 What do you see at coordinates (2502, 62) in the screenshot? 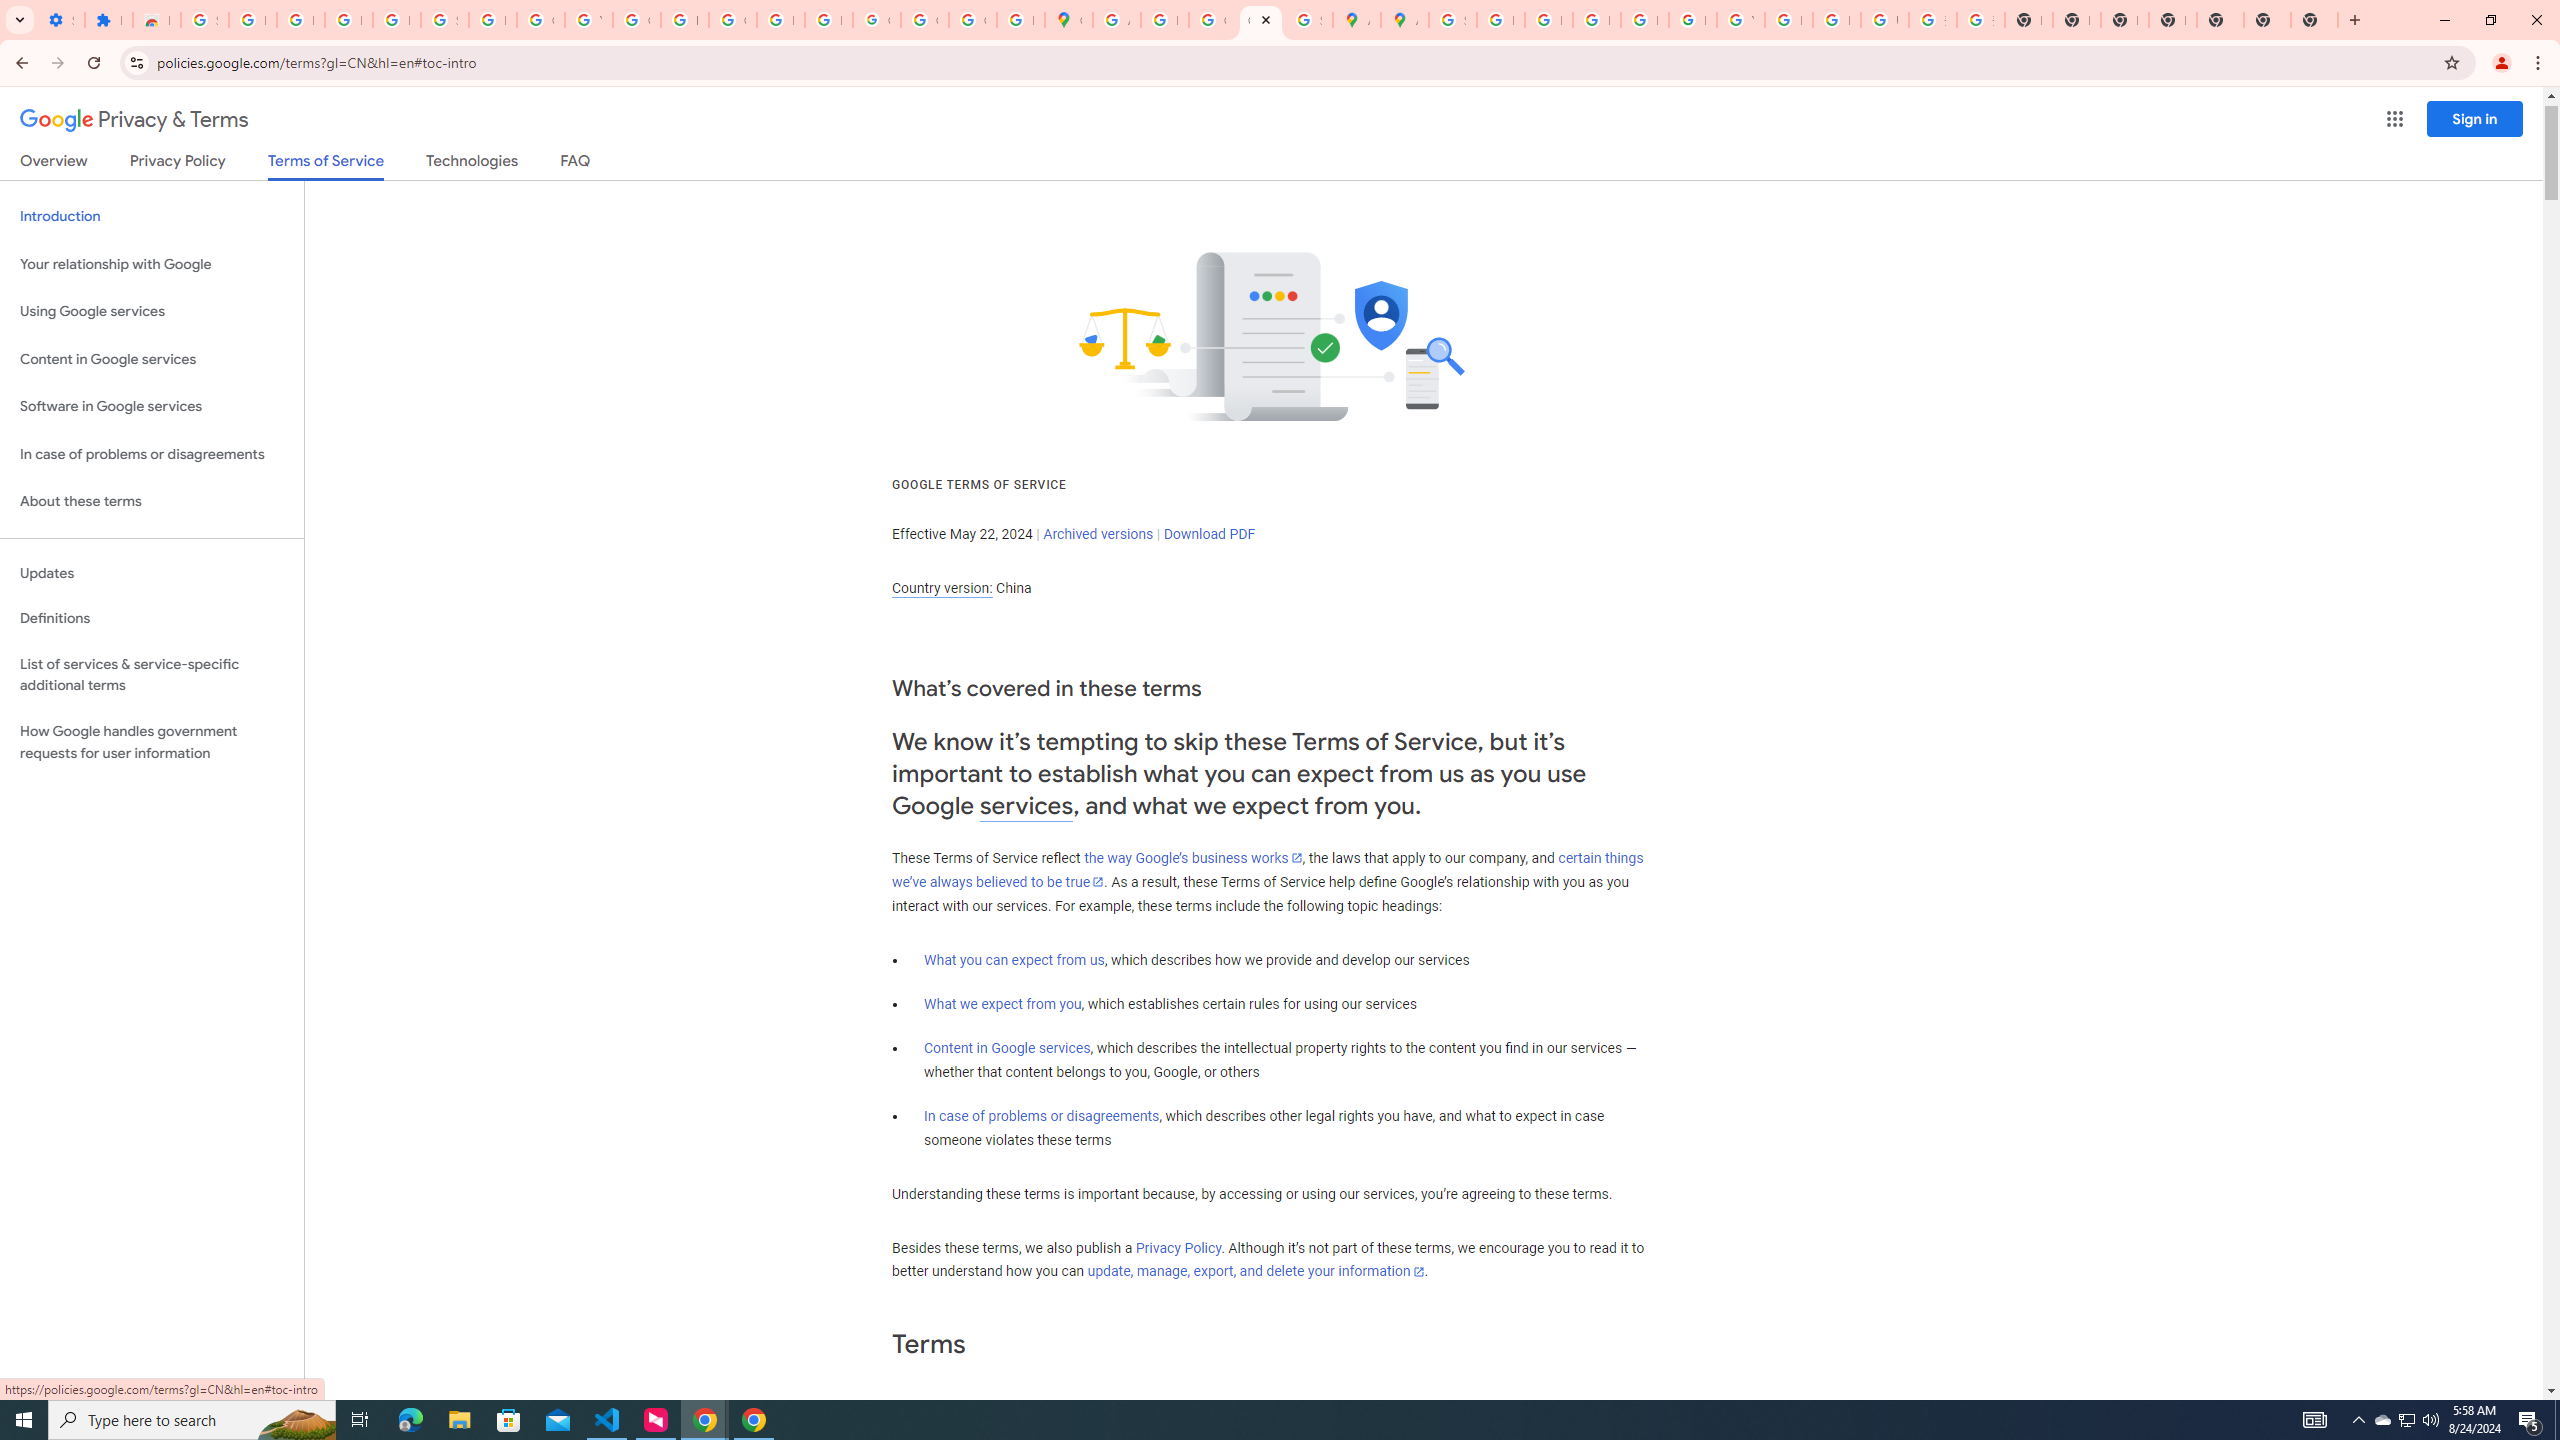
I see `'You'` at bounding box center [2502, 62].